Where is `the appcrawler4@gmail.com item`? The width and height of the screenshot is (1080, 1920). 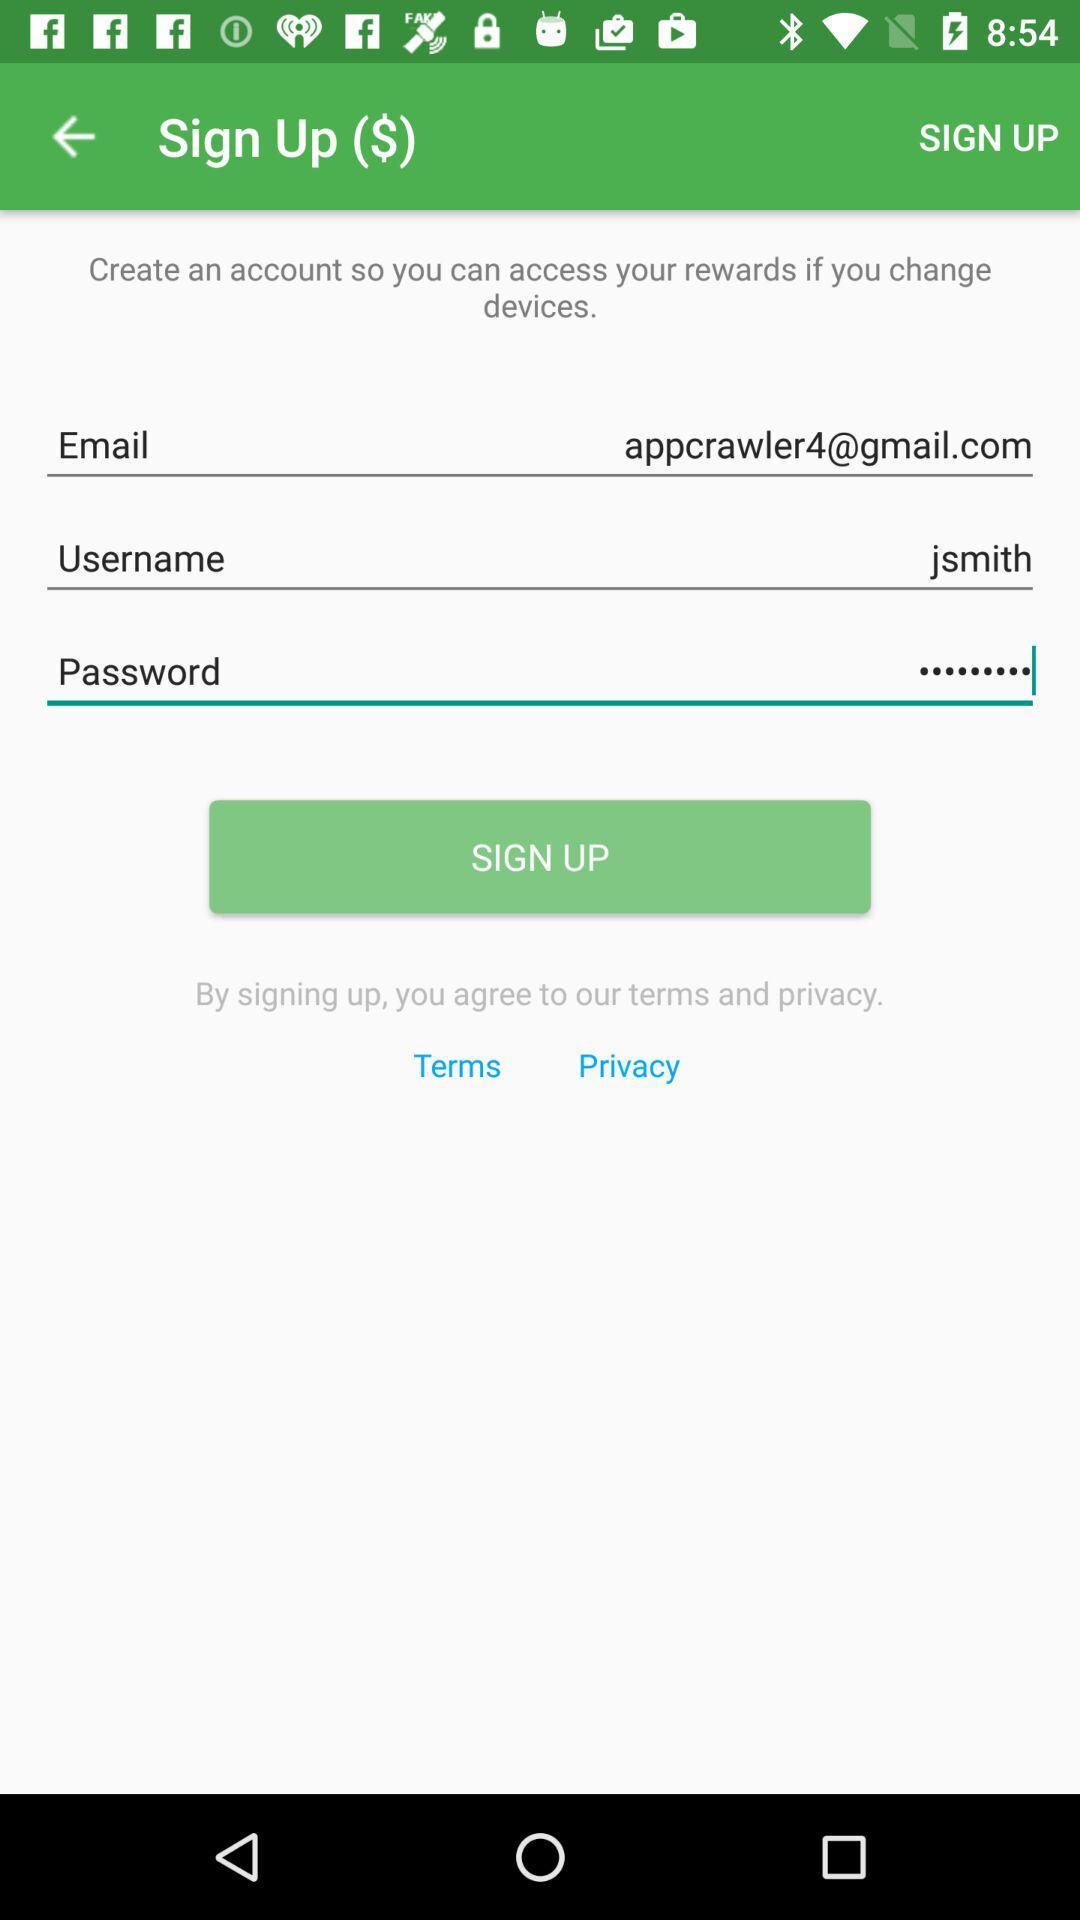
the appcrawler4@gmail.com item is located at coordinates (540, 439).